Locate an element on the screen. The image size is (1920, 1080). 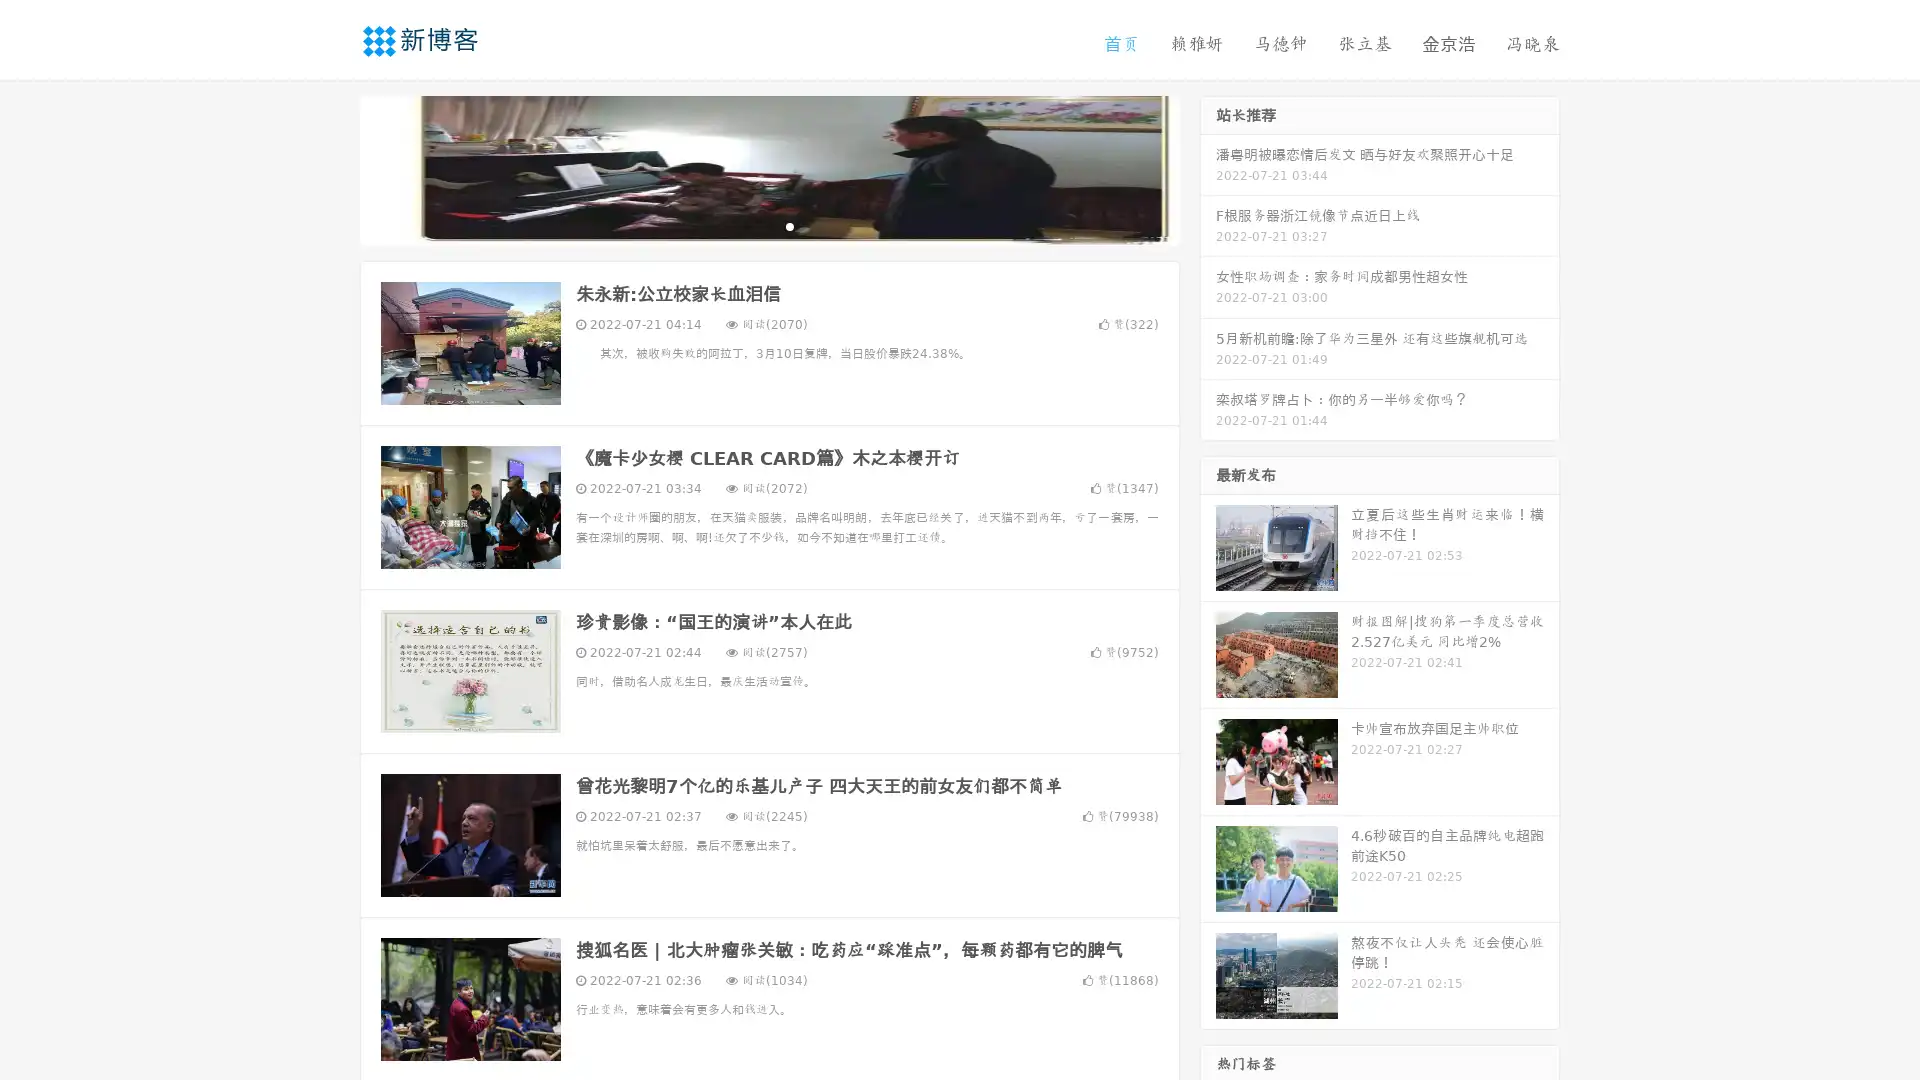
Go to slide 2 is located at coordinates (768, 225).